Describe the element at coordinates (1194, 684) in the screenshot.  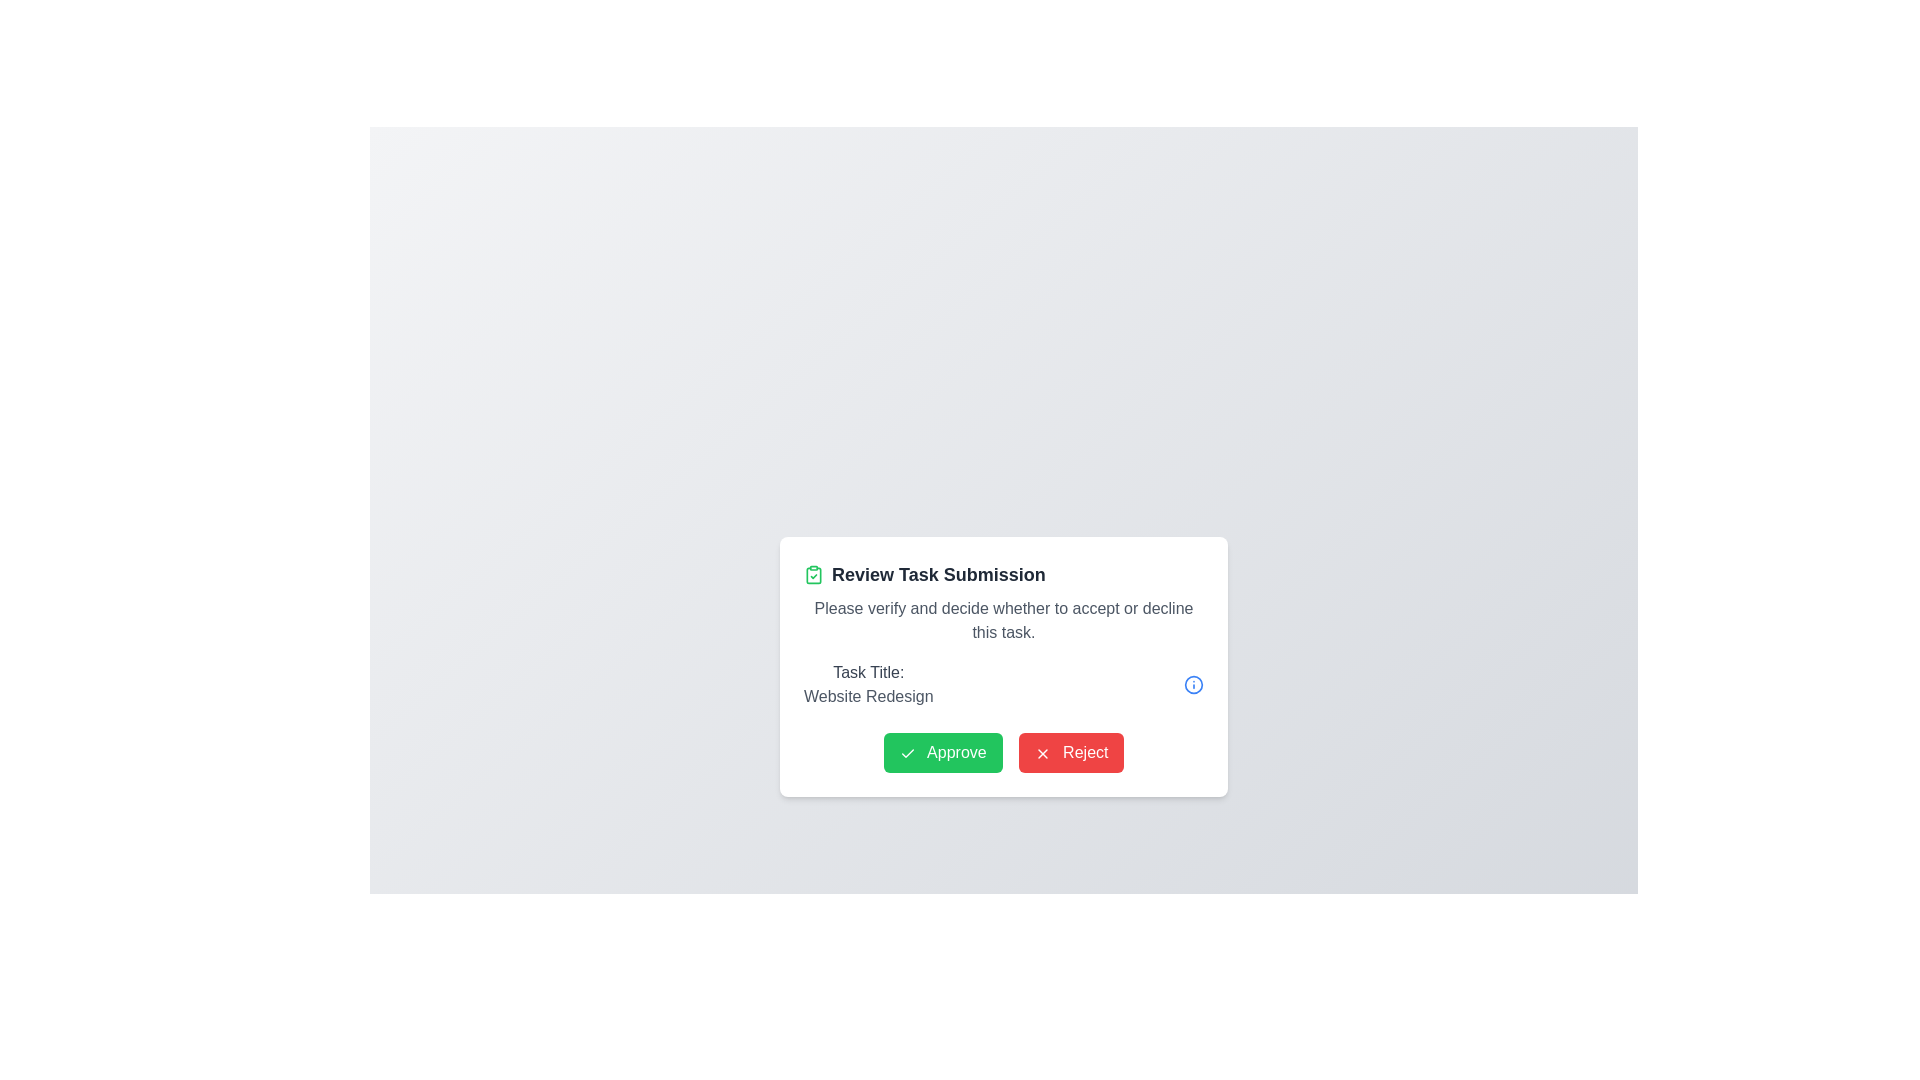
I see `the blue-stroked circular outline in the top-right corner of the modal interface to view more information about the 'Website Redesign' task` at that location.